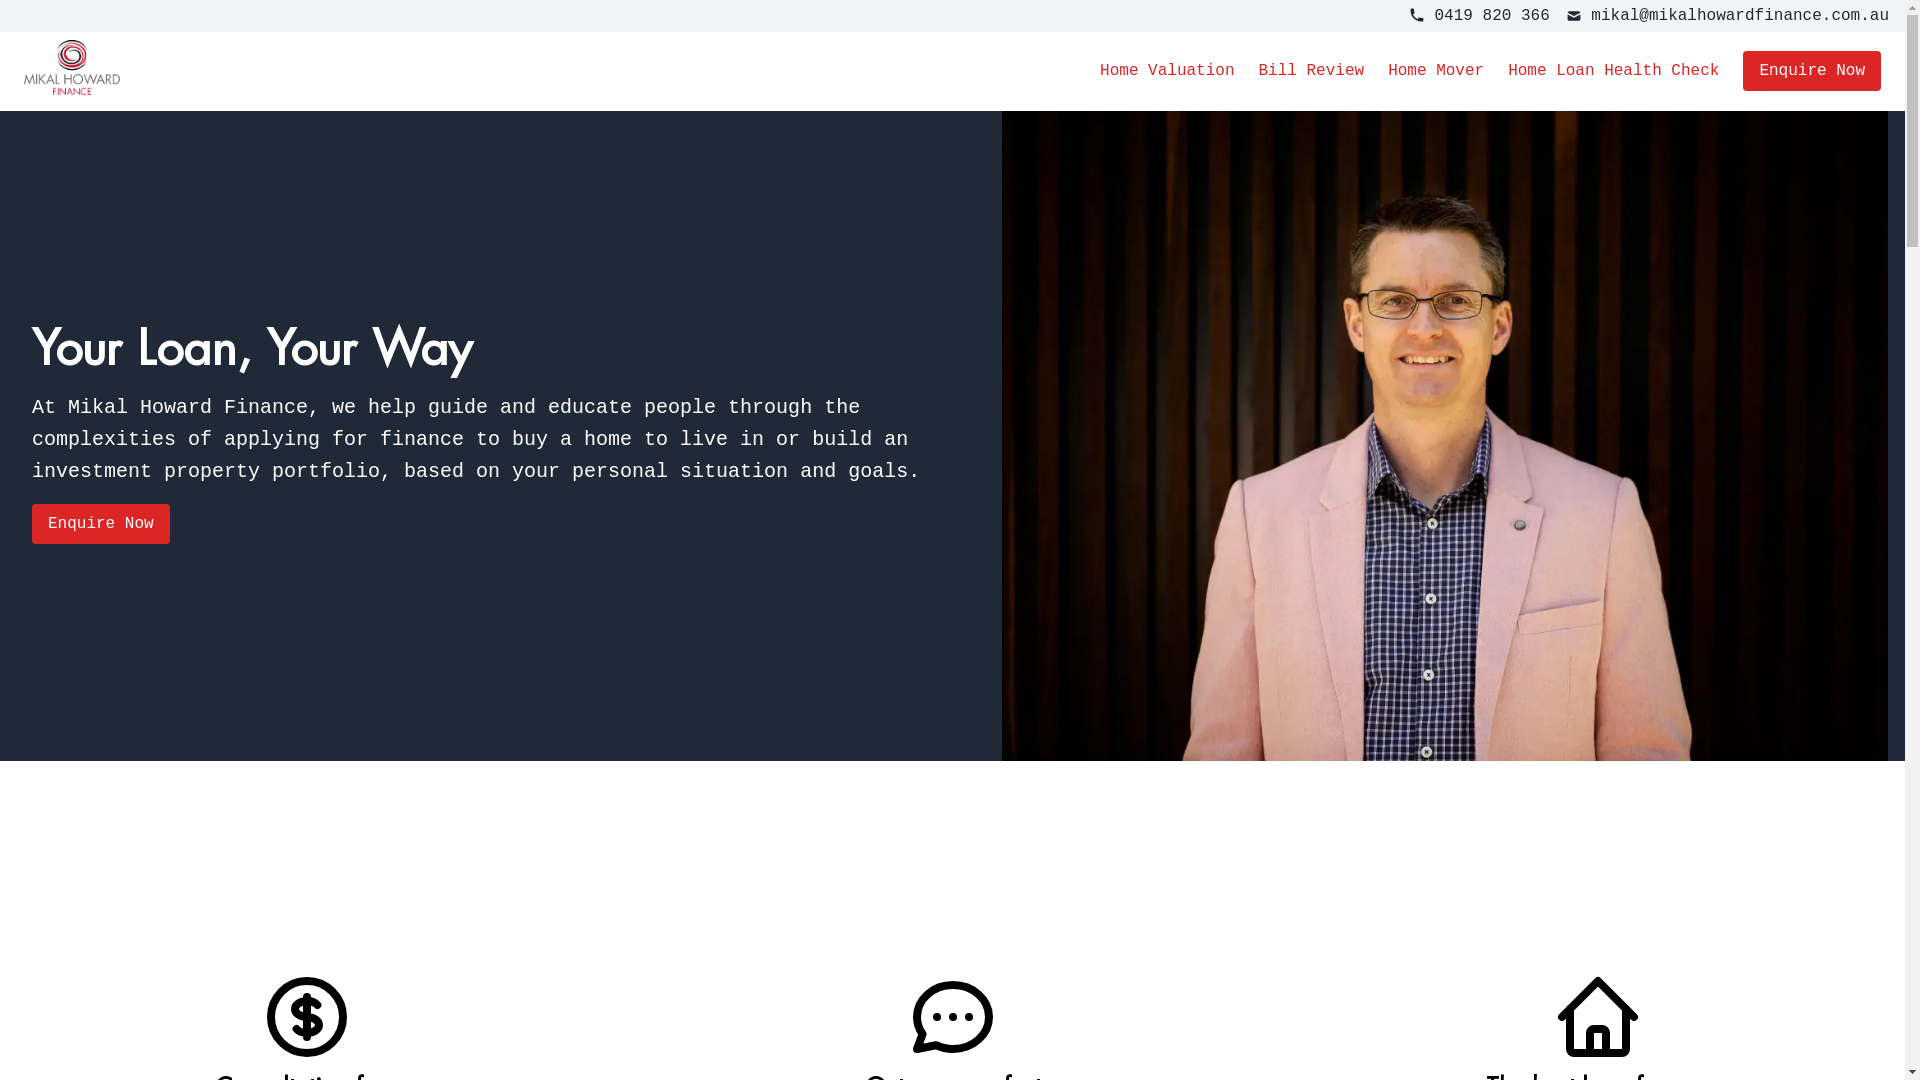 The width and height of the screenshot is (1920, 1080). Describe the element at coordinates (1434, 69) in the screenshot. I see `'Home Mover'` at that location.